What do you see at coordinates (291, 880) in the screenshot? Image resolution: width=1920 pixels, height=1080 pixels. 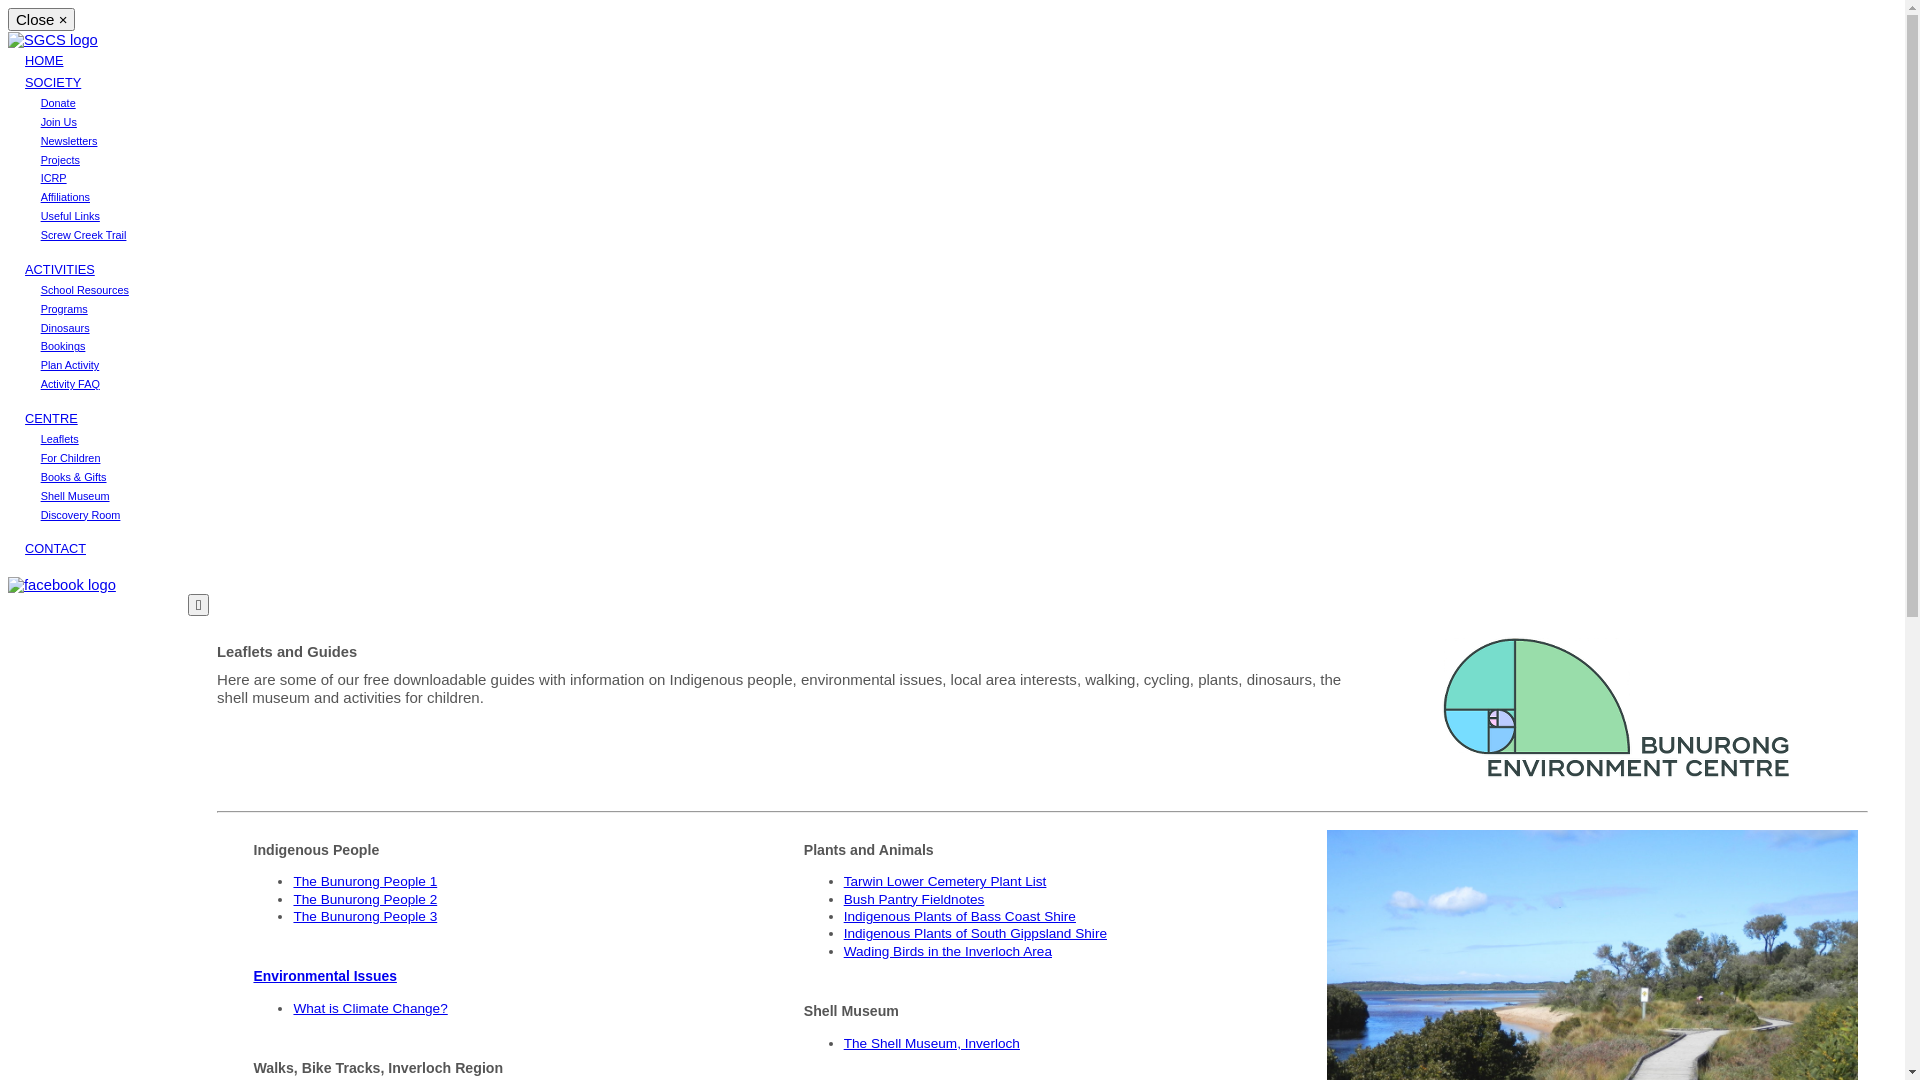 I see `'The Bunurong People 1'` at bounding box center [291, 880].